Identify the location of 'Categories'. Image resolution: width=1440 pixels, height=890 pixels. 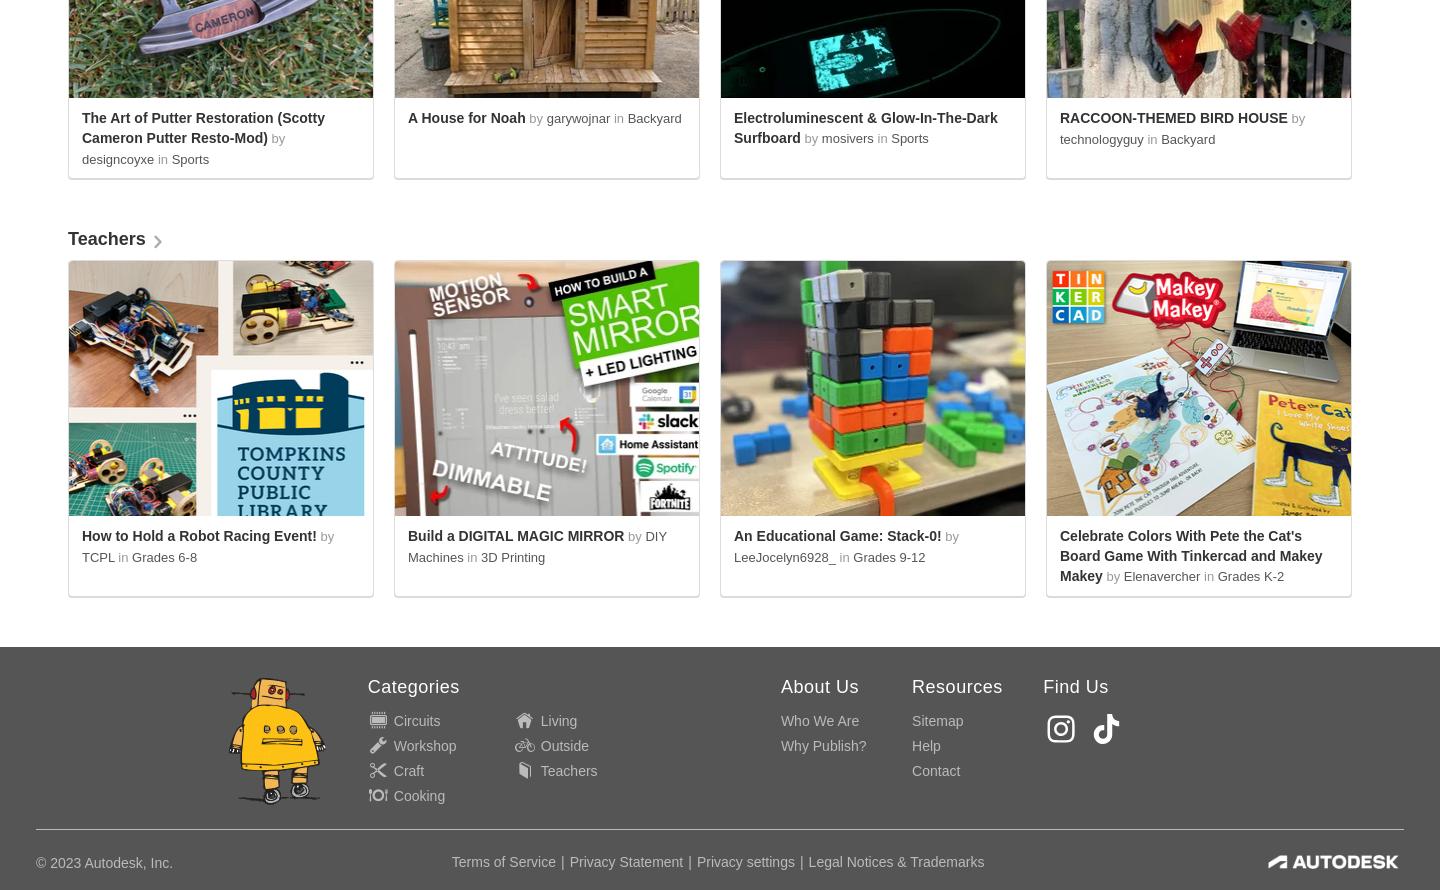
(366, 685).